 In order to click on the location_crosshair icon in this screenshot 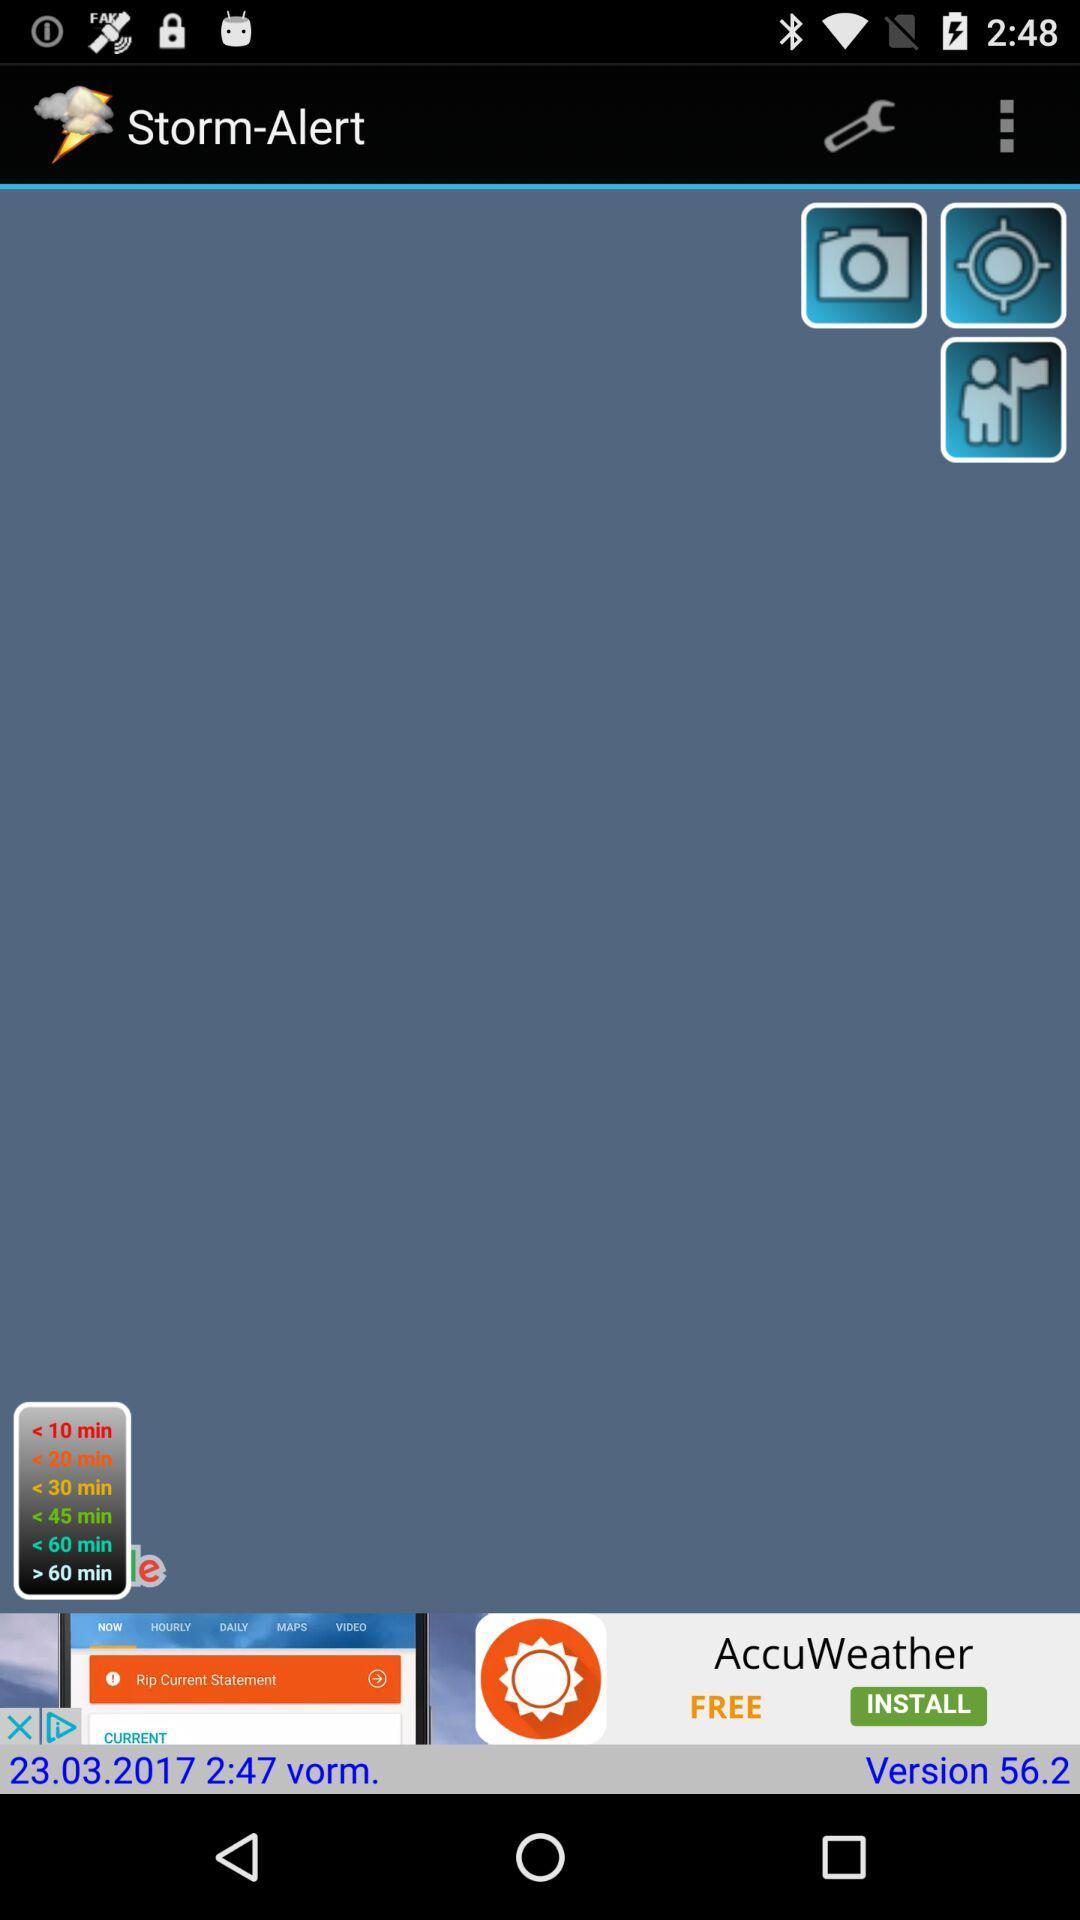, I will do `click(1003, 283)`.